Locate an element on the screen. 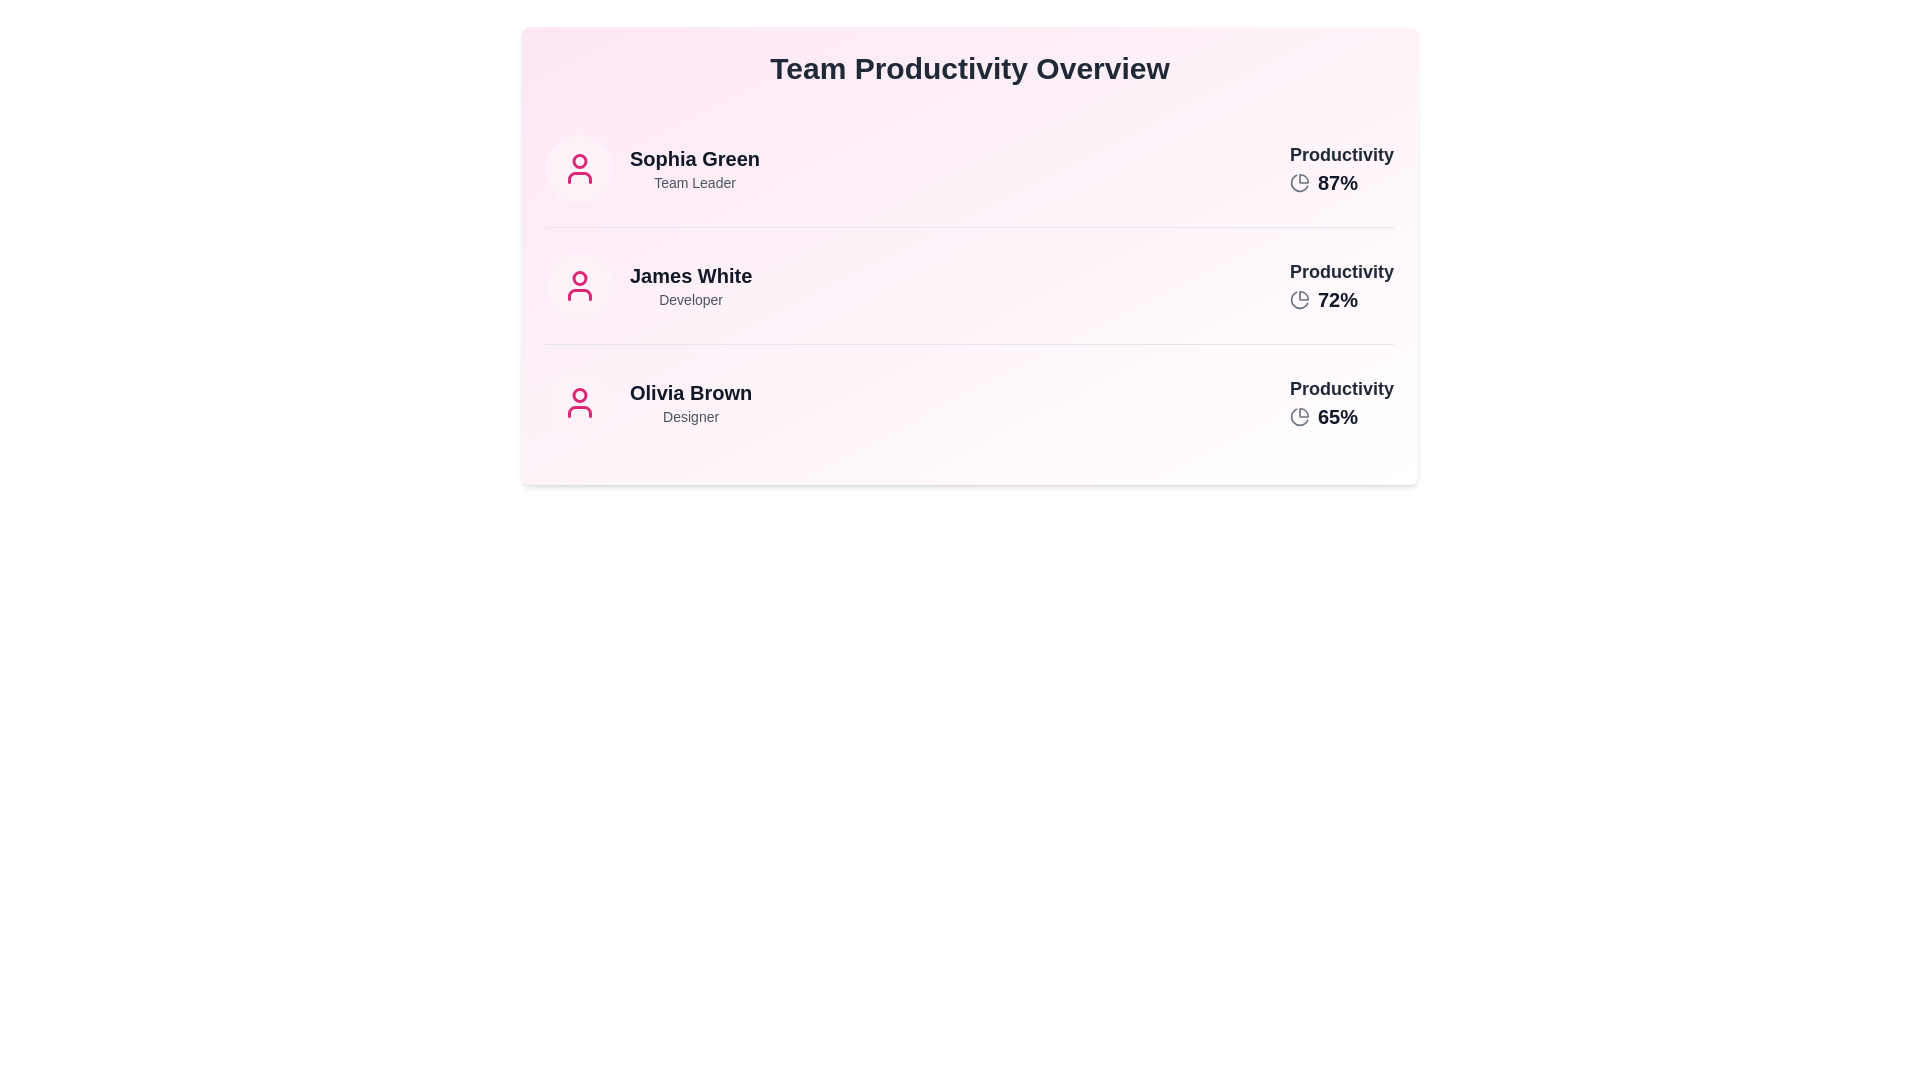  the circular visual indicator with a pink background and user icon representing Olivia Brown, located to the far left of her details in the row is located at coordinates (579, 402).